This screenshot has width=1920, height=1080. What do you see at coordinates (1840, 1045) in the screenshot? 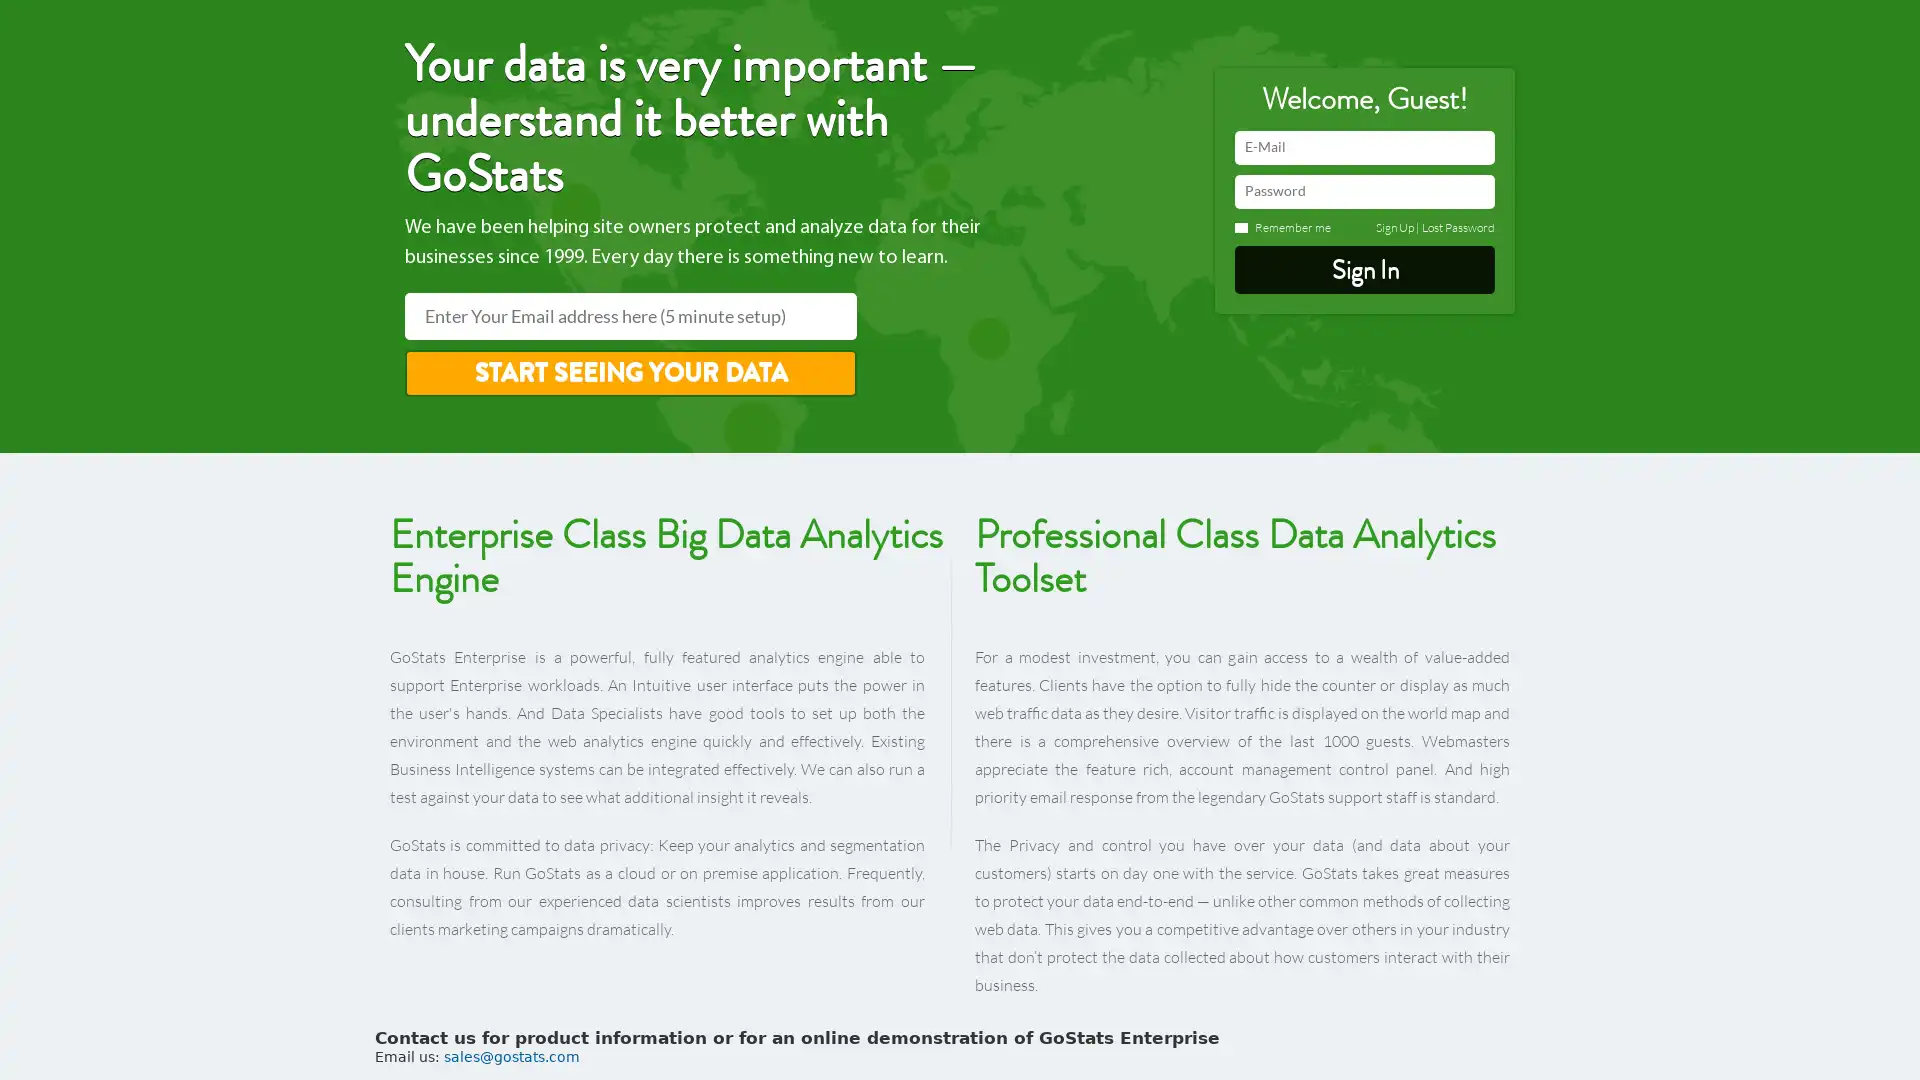
I see `Let's talk!` at bounding box center [1840, 1045].